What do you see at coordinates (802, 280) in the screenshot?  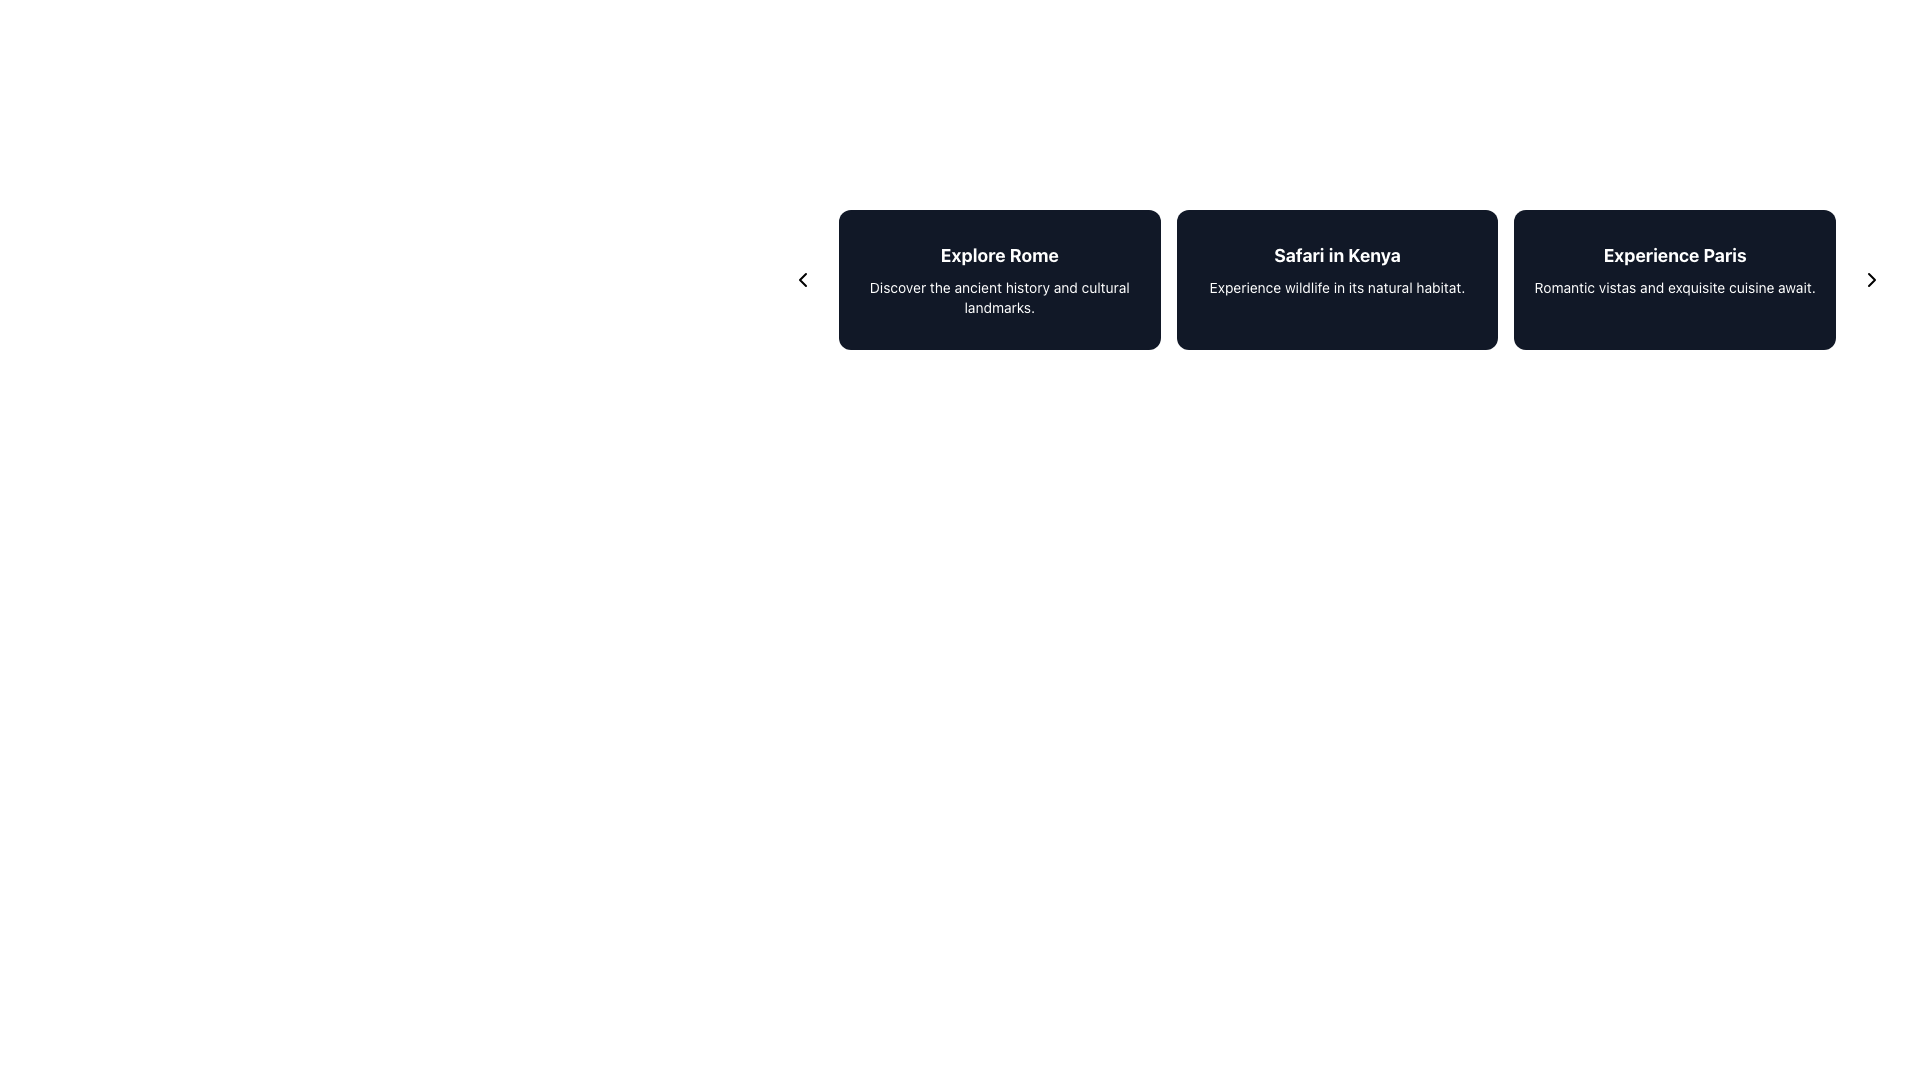 I see `the left-arrow icon button next to the title 'Explore Rome'` at bounding box center [802, 280].